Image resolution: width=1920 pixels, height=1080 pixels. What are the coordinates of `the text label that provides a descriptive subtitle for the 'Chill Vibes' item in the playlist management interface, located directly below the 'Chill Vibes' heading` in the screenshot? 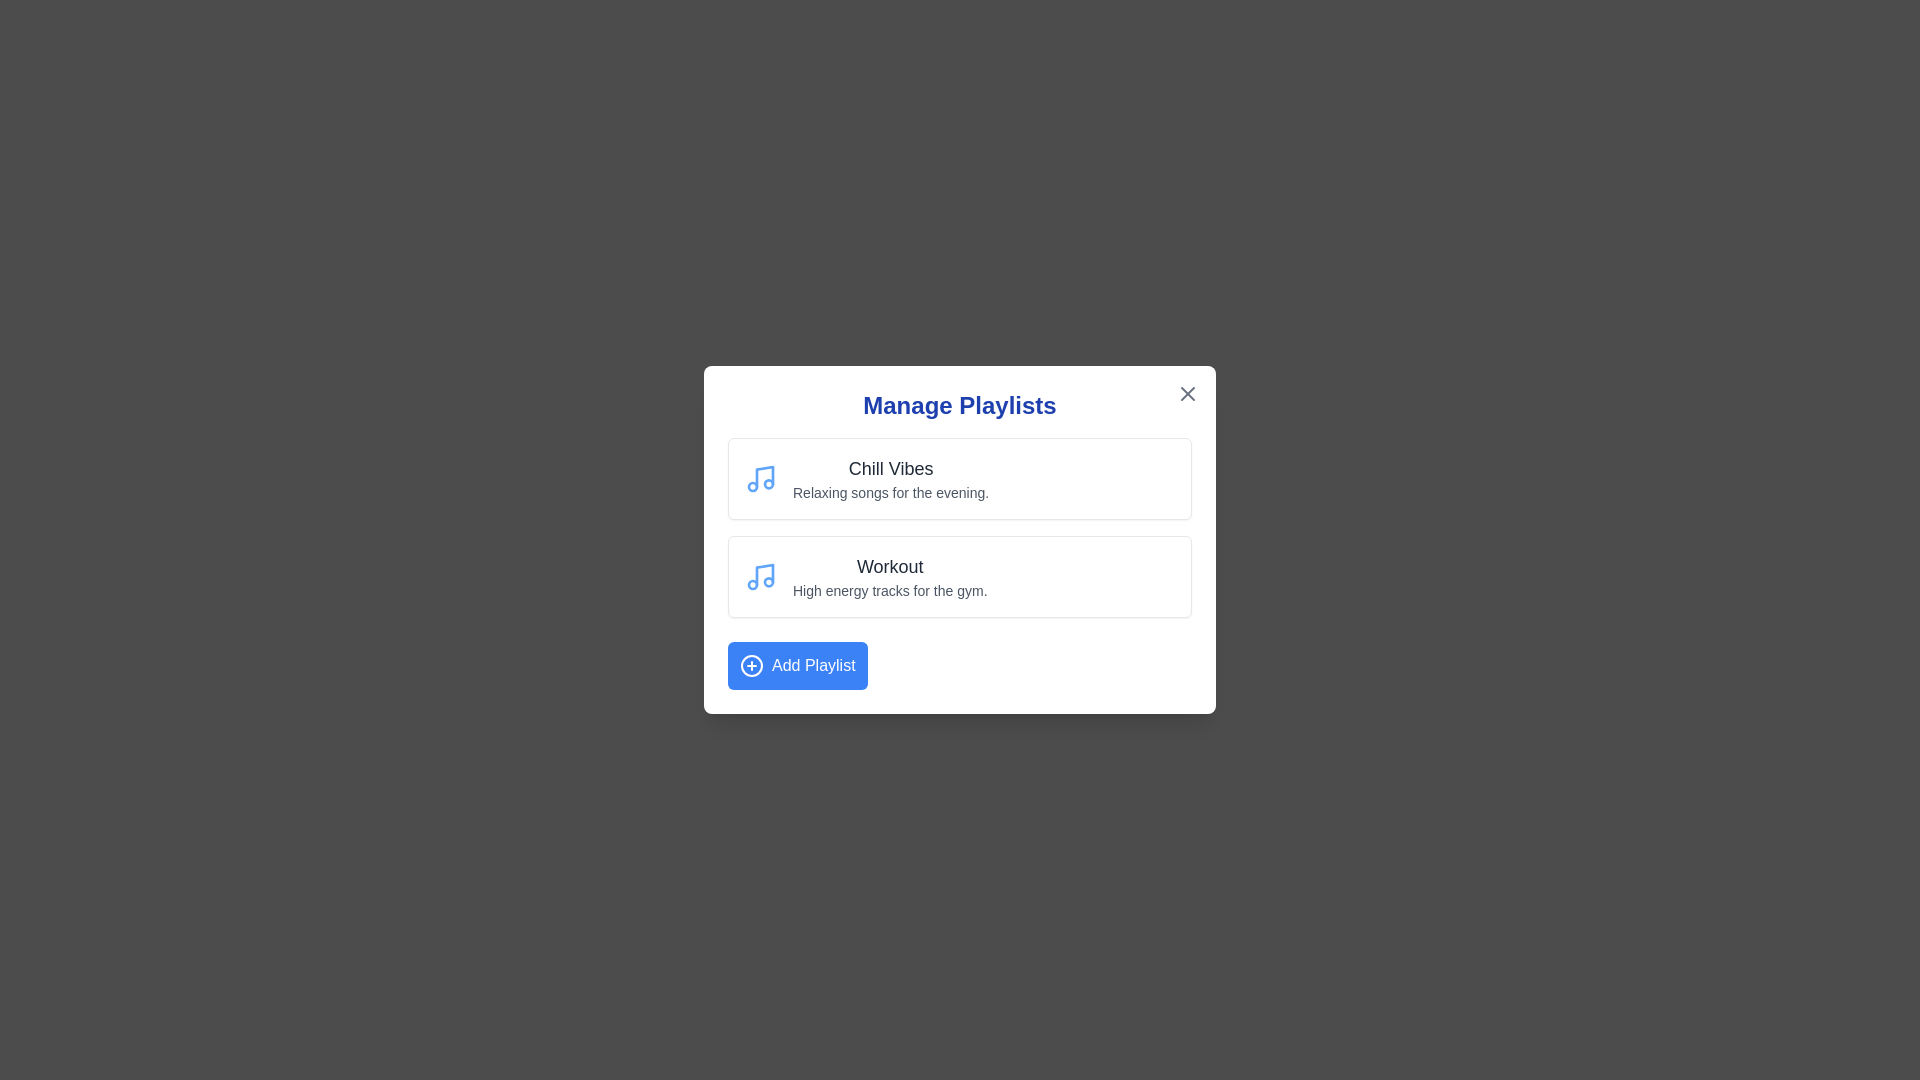 It's located at (890, 493).